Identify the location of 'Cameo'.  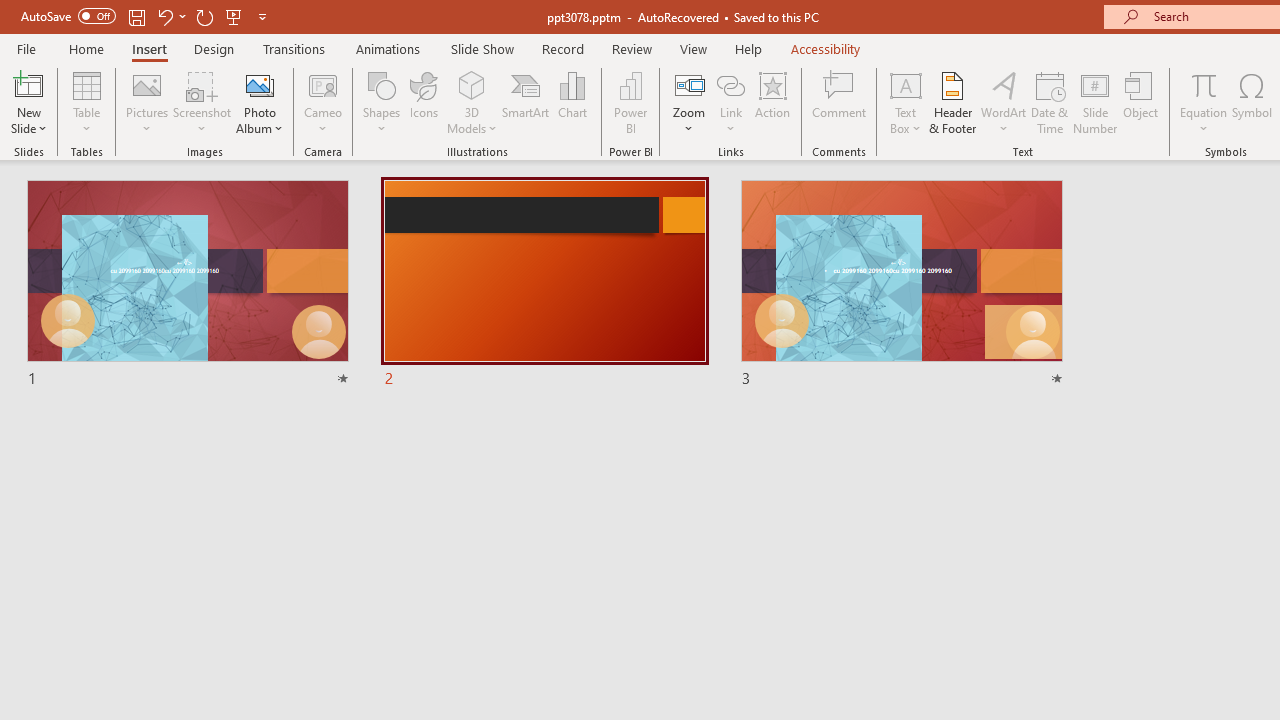
(323, 103).